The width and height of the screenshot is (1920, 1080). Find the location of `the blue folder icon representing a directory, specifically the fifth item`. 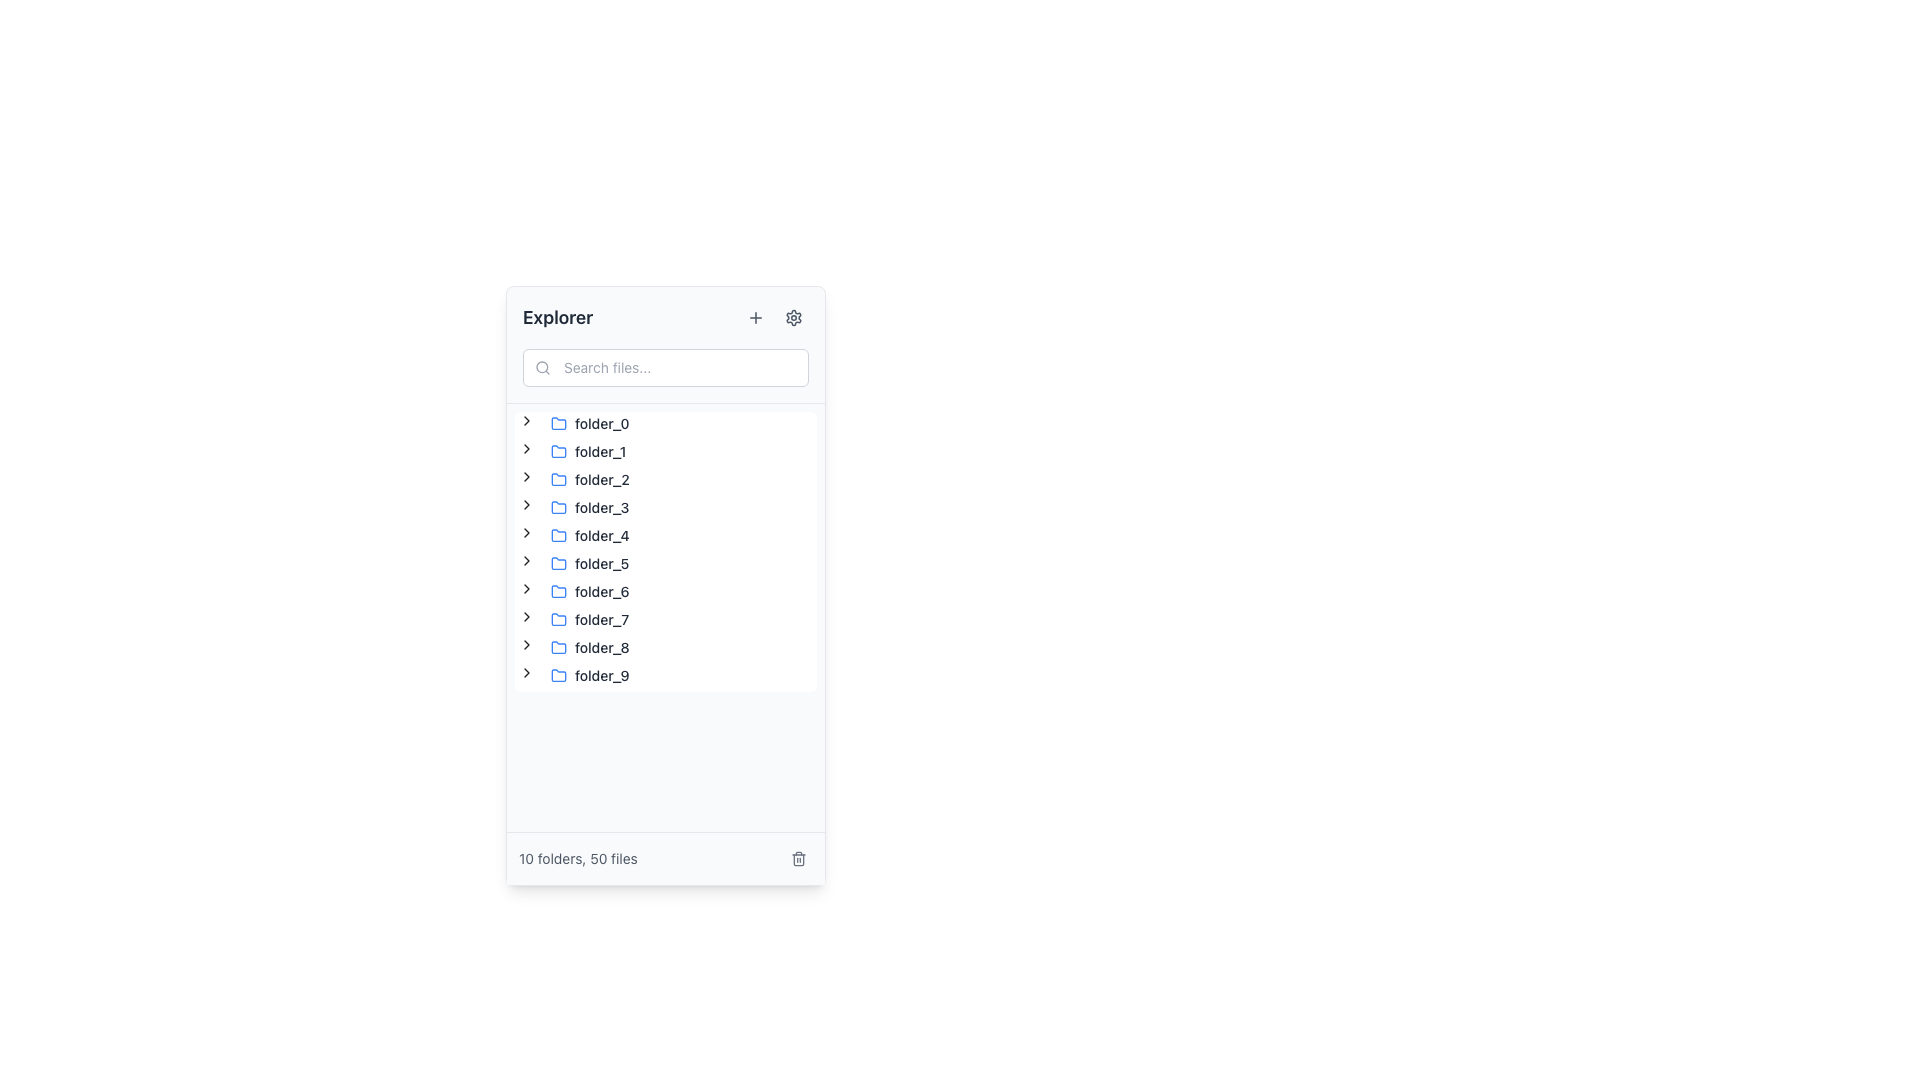

the blue folder icon representing a directory, specifically the fifth item is located at coordinates (558, 534).